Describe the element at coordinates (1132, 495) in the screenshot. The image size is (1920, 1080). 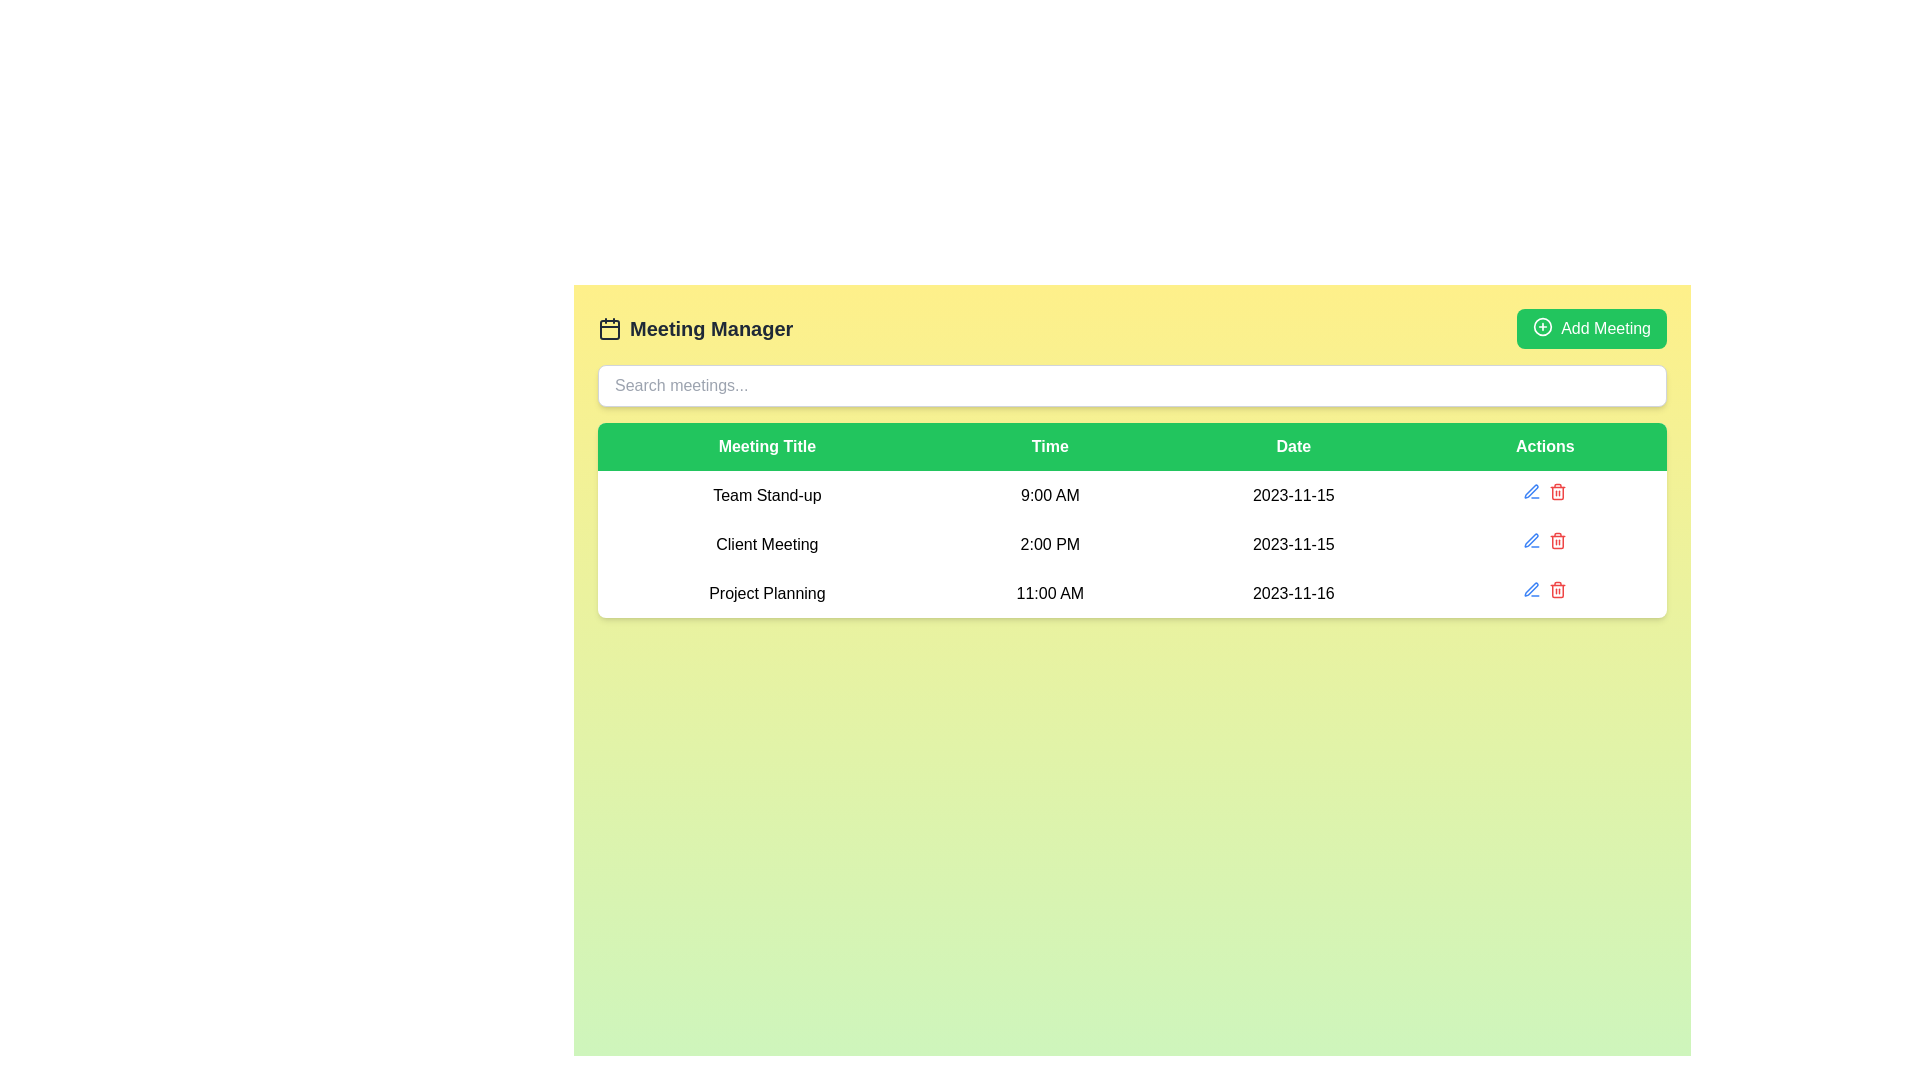
I see `first table row in the scheduling table that contains the meeting entry, including title, time, and date information` at that location.